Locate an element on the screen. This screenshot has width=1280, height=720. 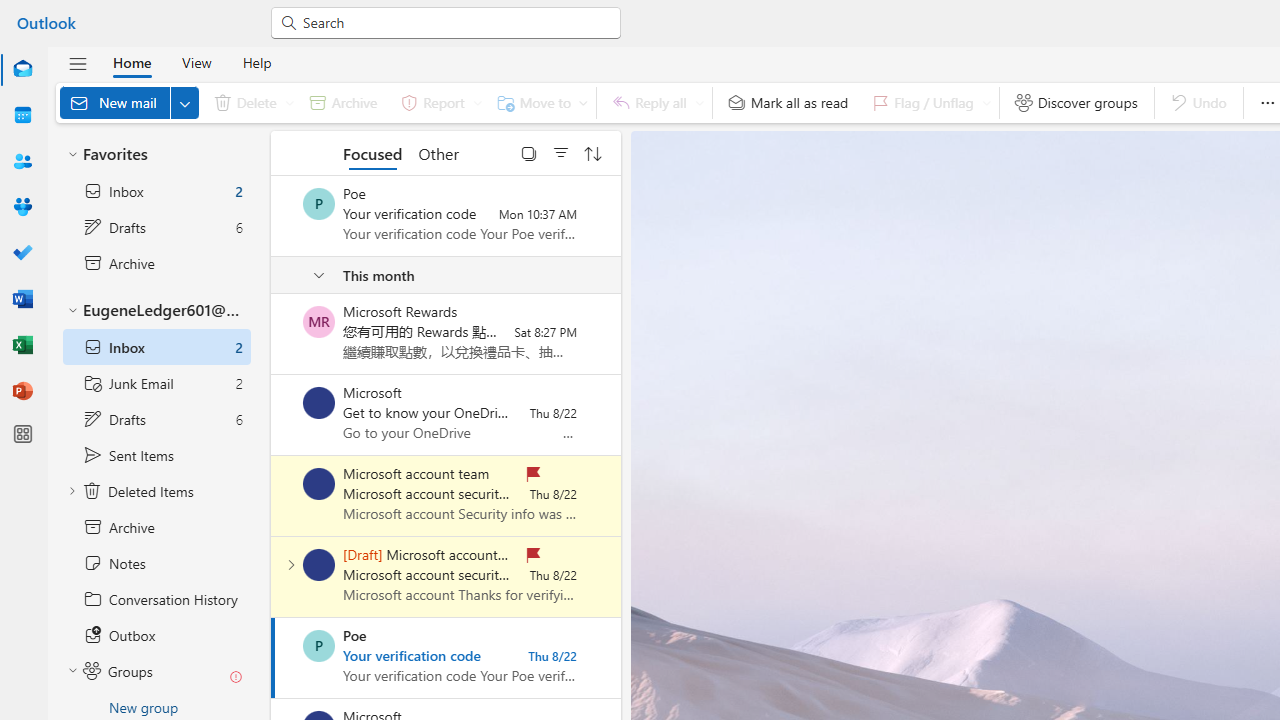
'Search for email, meetings, files and more.' is located at coordinates (454, 21).